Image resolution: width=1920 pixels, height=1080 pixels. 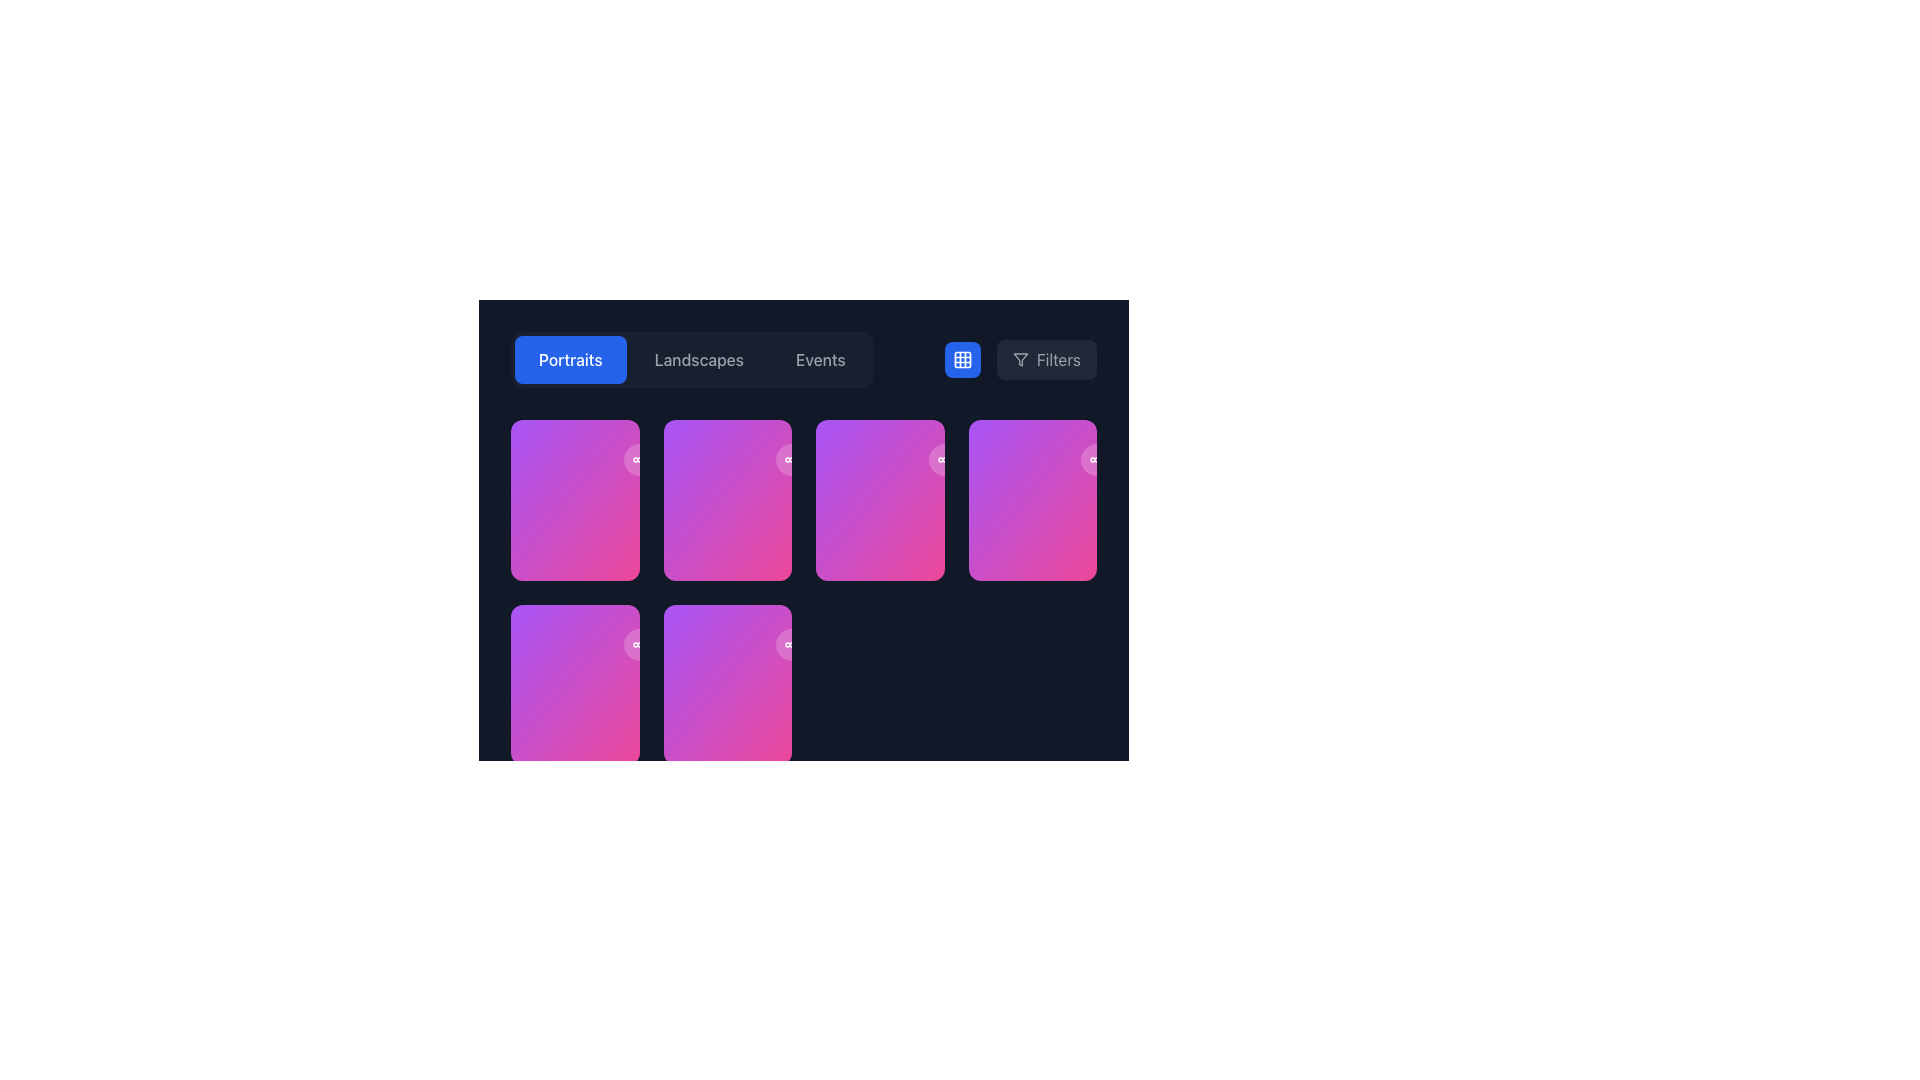 I want to click on the filtering icon located within the 'Filters' button on the top menu bar, so click(x=1020, y=358).